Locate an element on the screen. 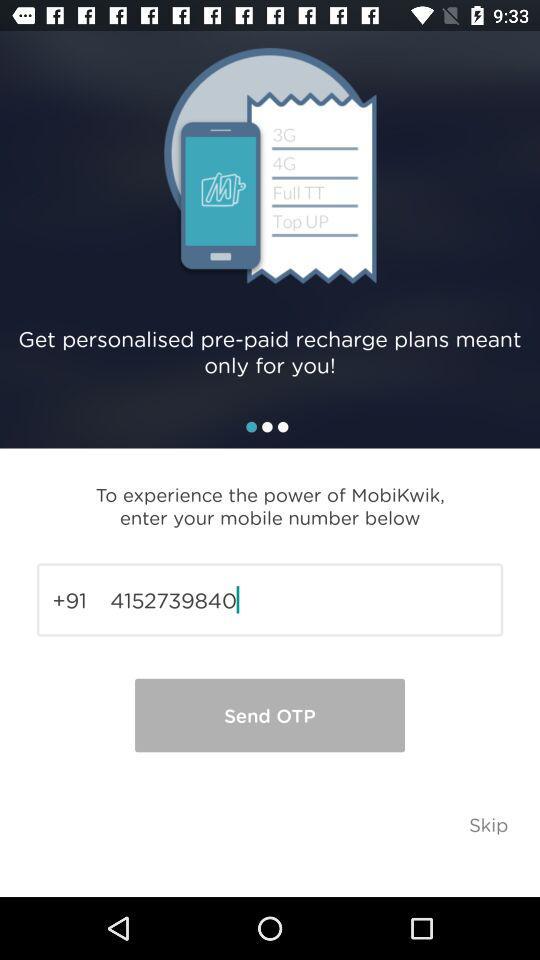 The image size is (540, 960). 4152739840 is located at coordinates (270, 600).